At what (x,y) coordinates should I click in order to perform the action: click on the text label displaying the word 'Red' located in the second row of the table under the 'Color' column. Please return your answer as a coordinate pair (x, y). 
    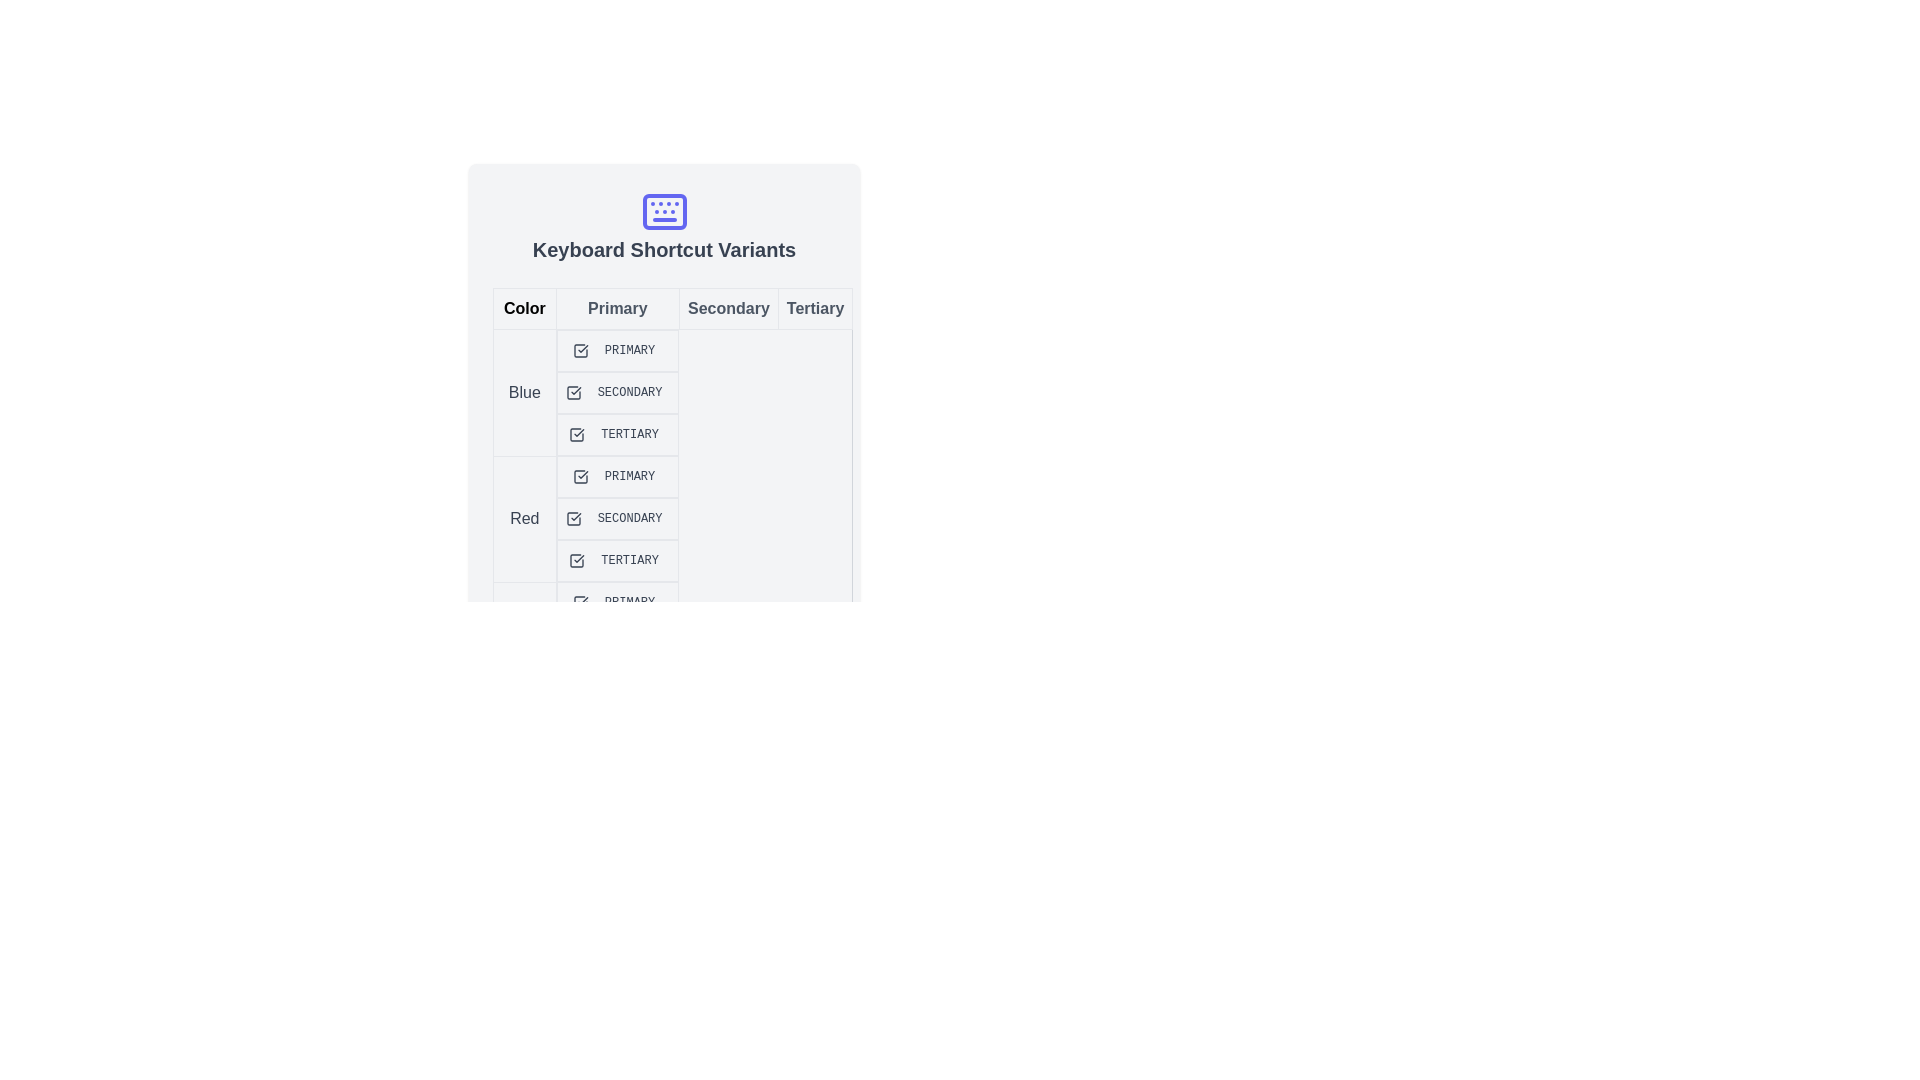
    Looking at the image, I should click on (524, 517).